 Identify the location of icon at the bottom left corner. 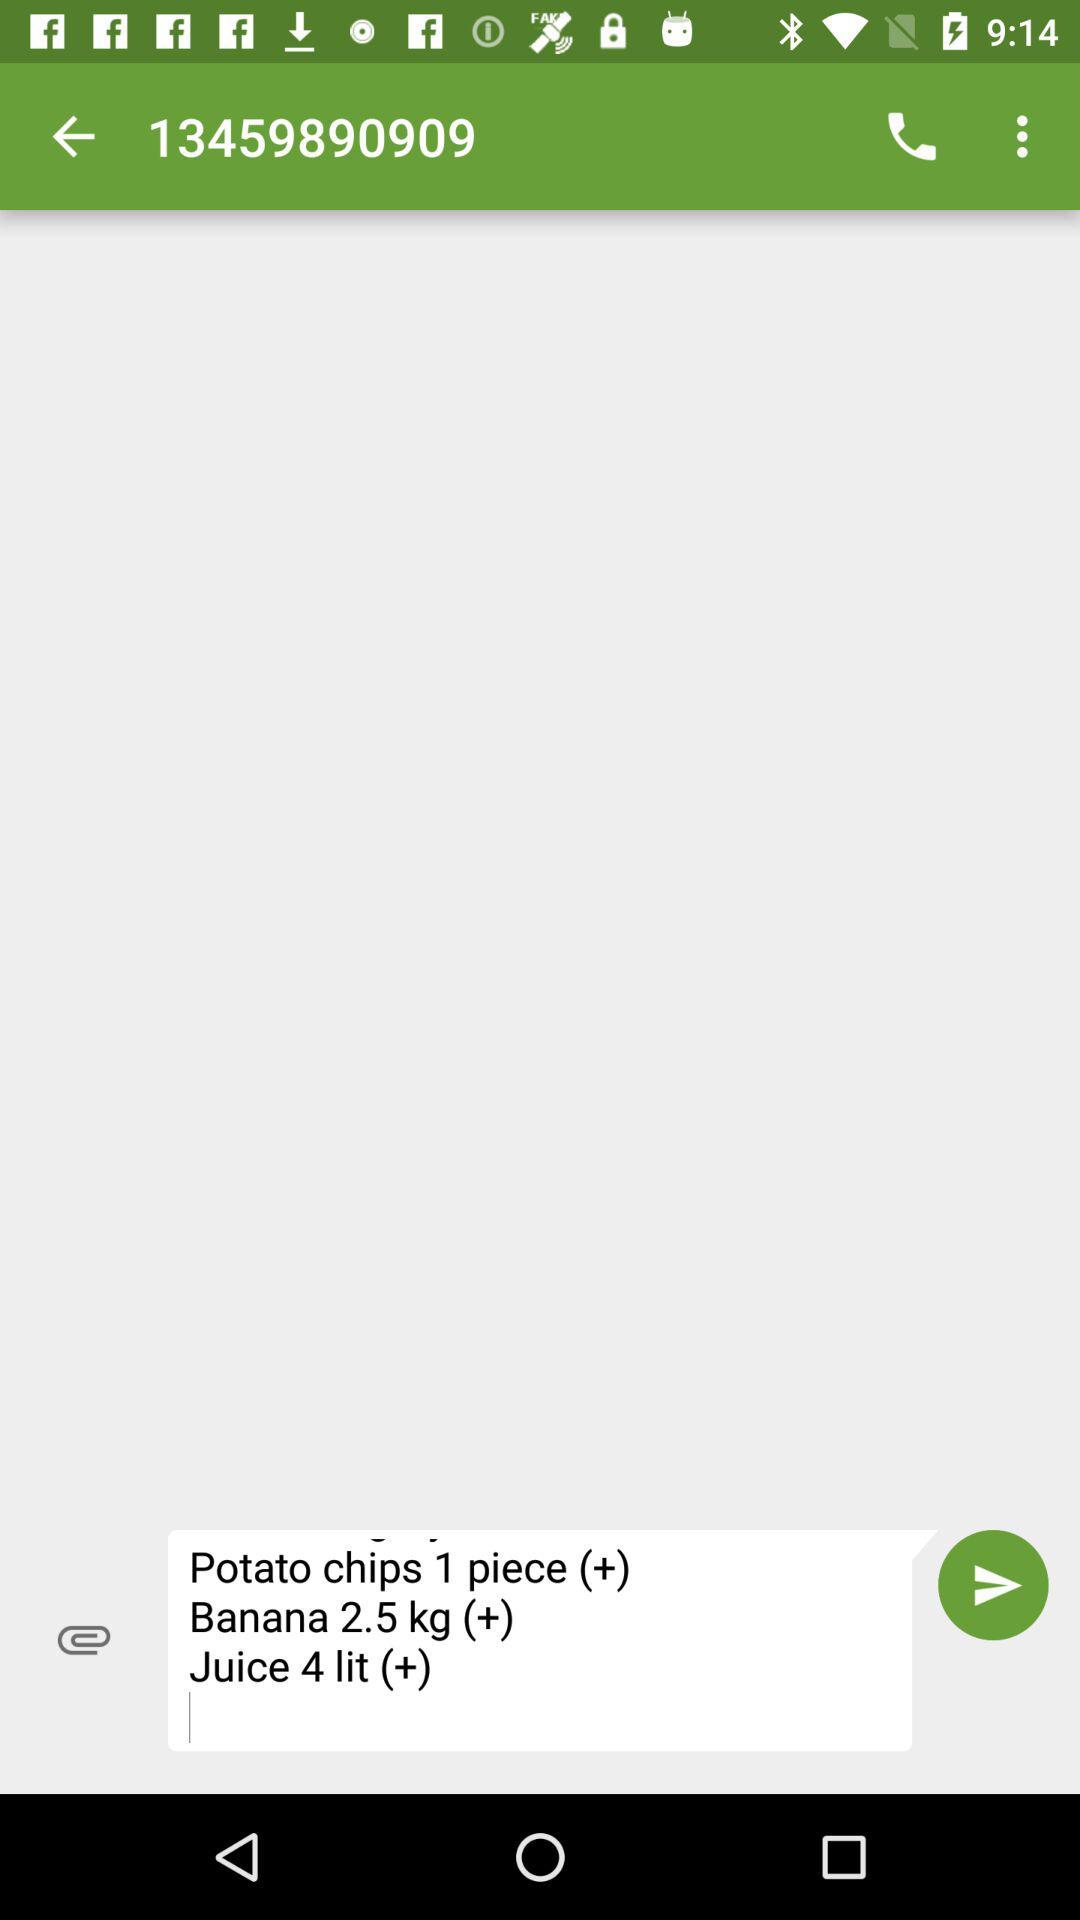
(83, 1640).